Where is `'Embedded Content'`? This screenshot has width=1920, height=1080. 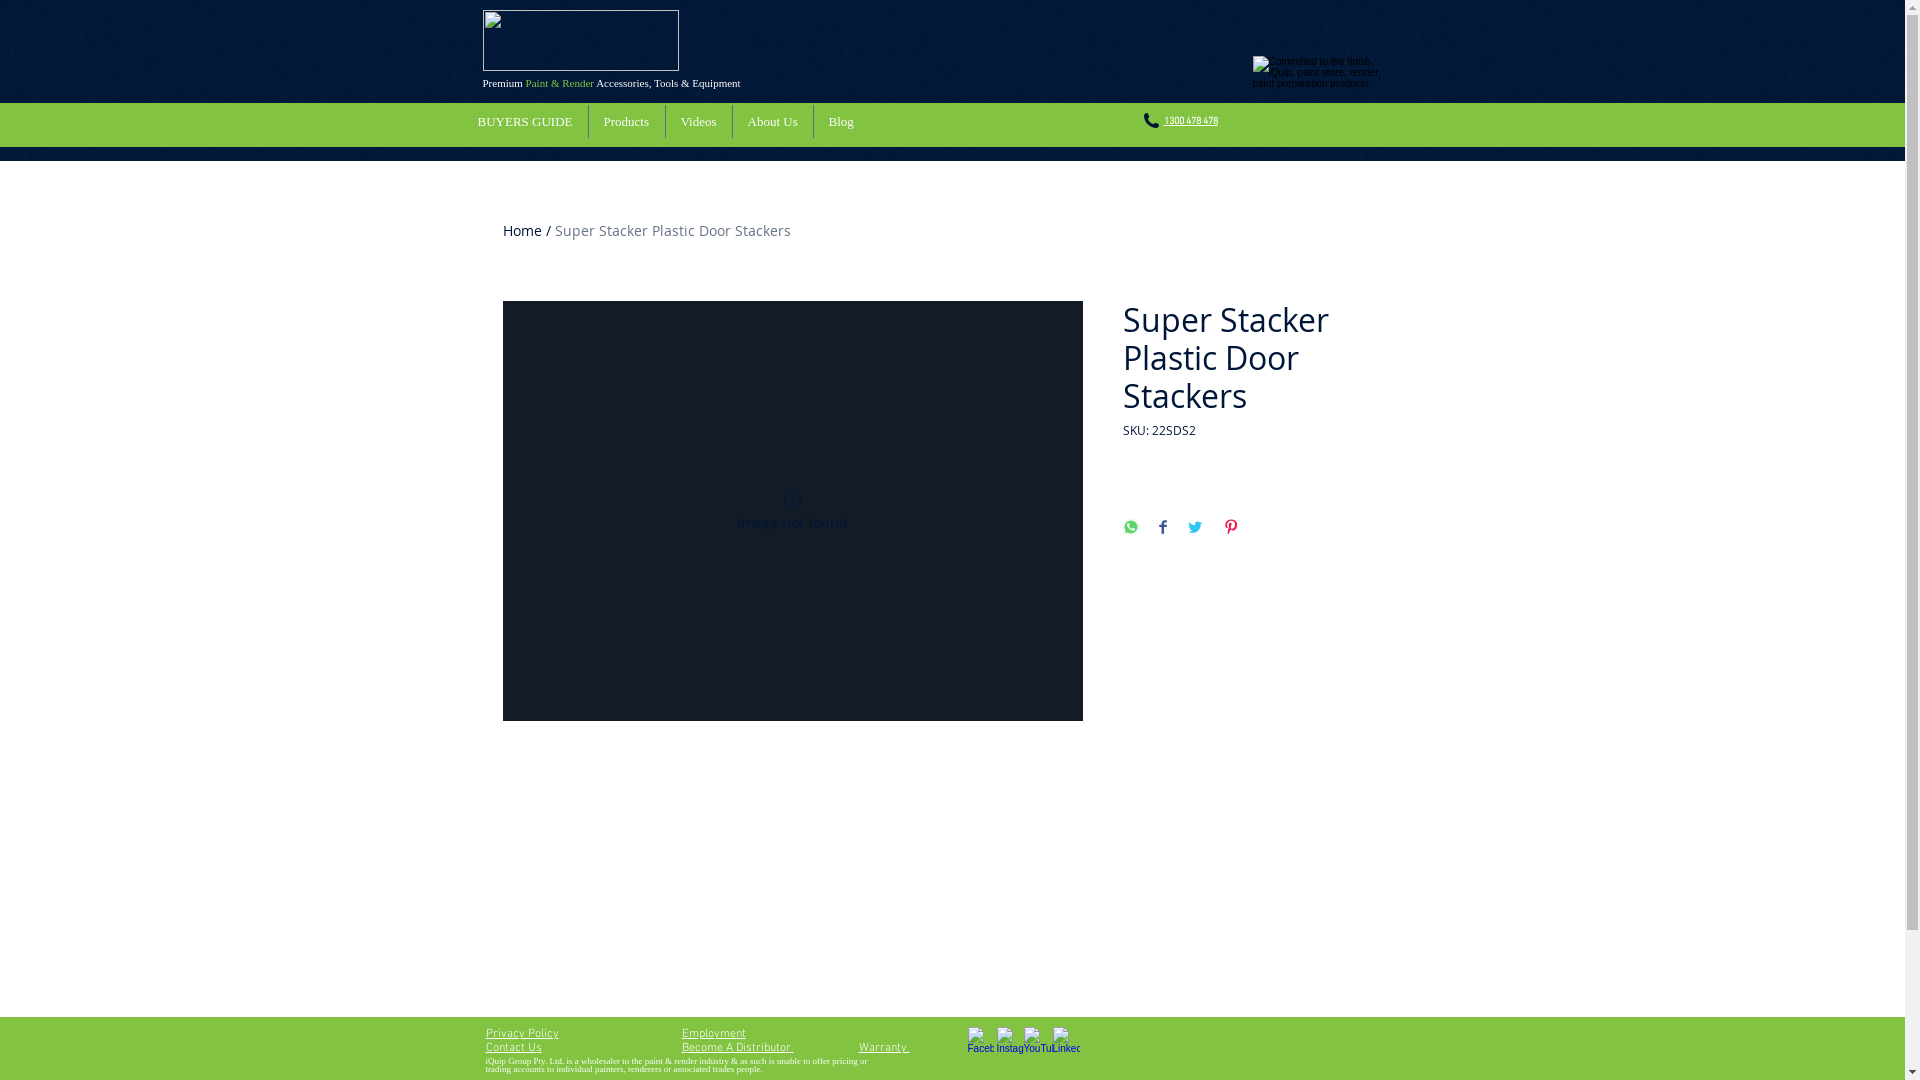 'Embedded Content' is located at coordinates (1227, 916).